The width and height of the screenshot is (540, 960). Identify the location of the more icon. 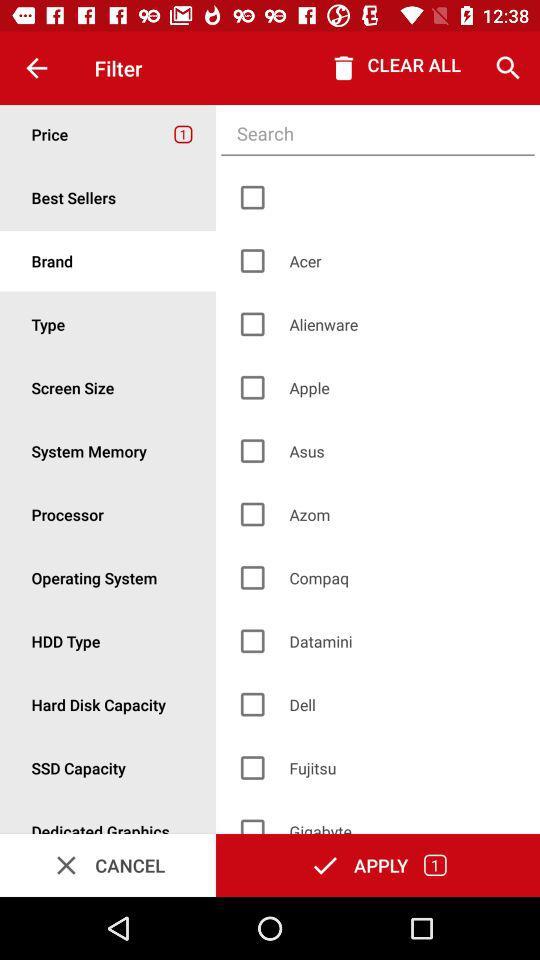
(108, 386).